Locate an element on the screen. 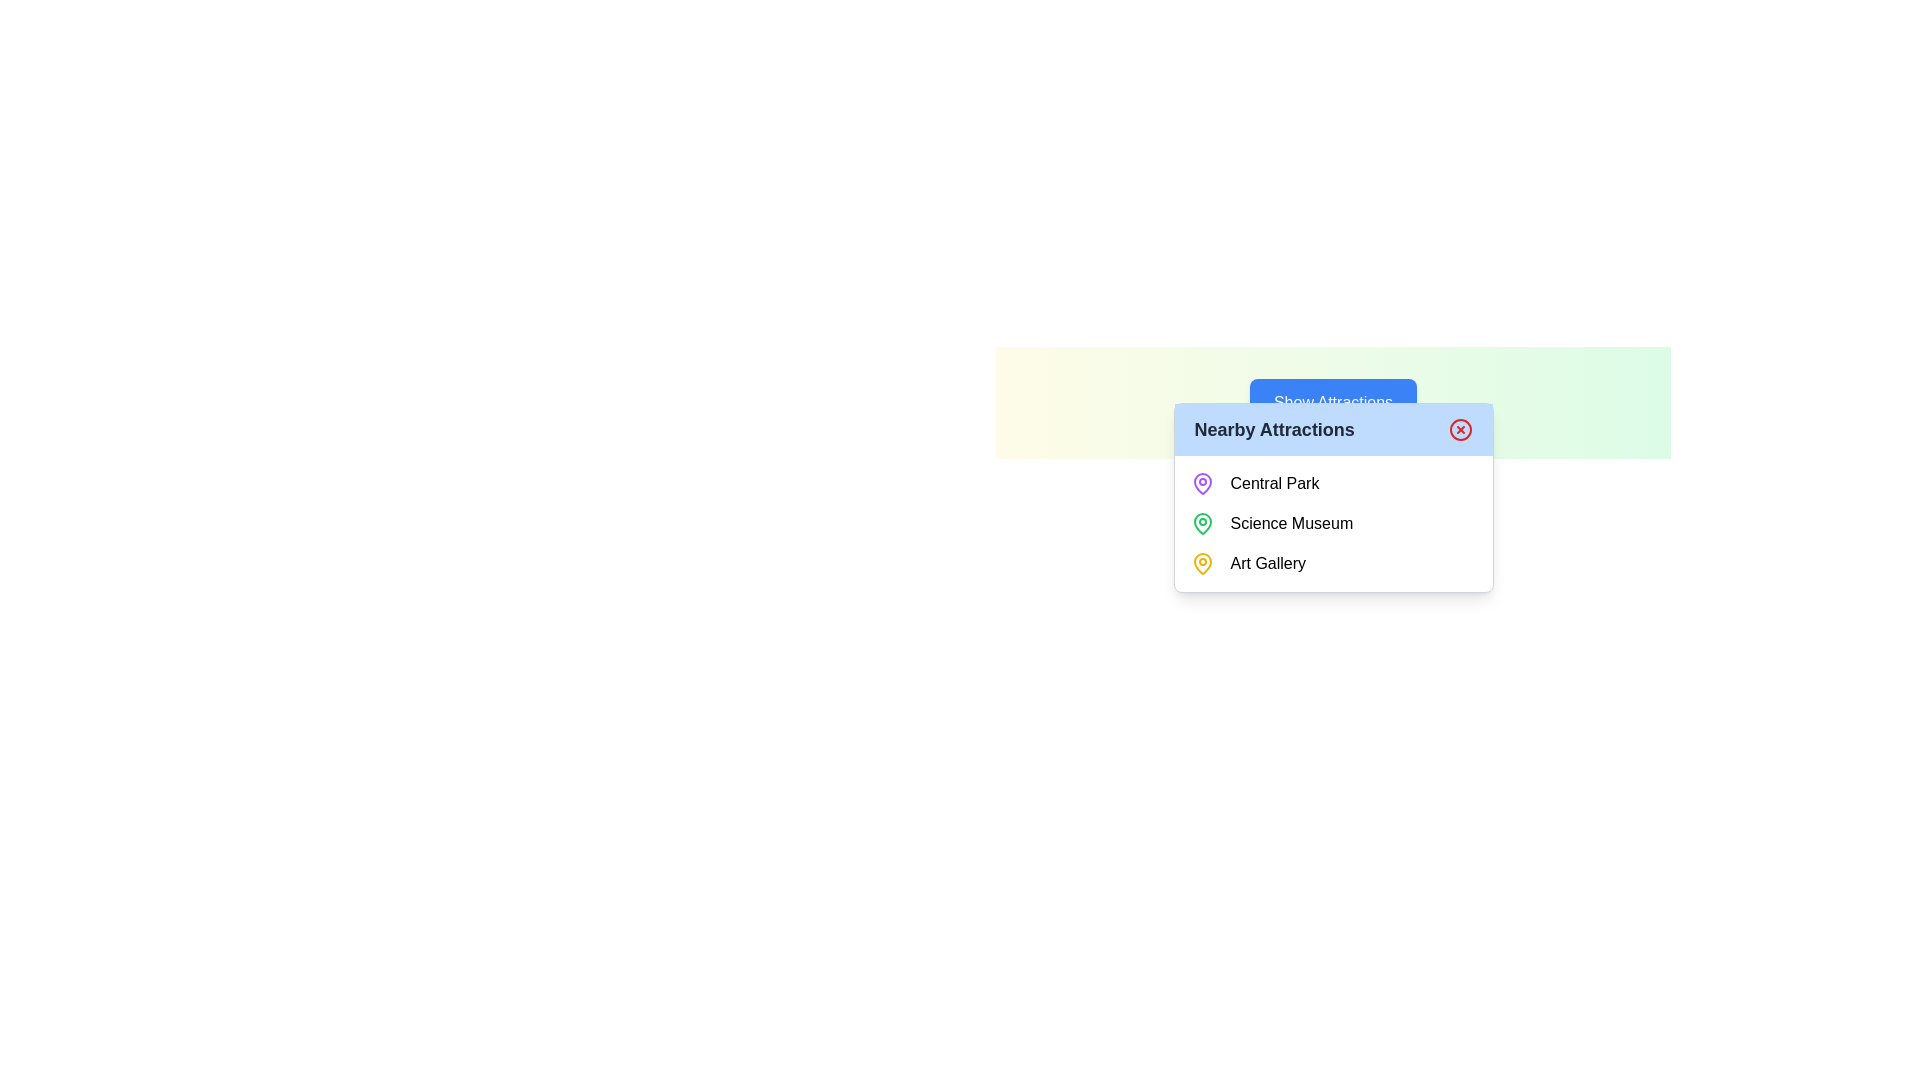 This screenshot has height=1080, width=1920. text label displaying 'Central Park', which is the first item in a vertical list of attractions within a tooltip or dialog box, positioned to the right of a purple location pin icon is located at coordinates (1273, 483).